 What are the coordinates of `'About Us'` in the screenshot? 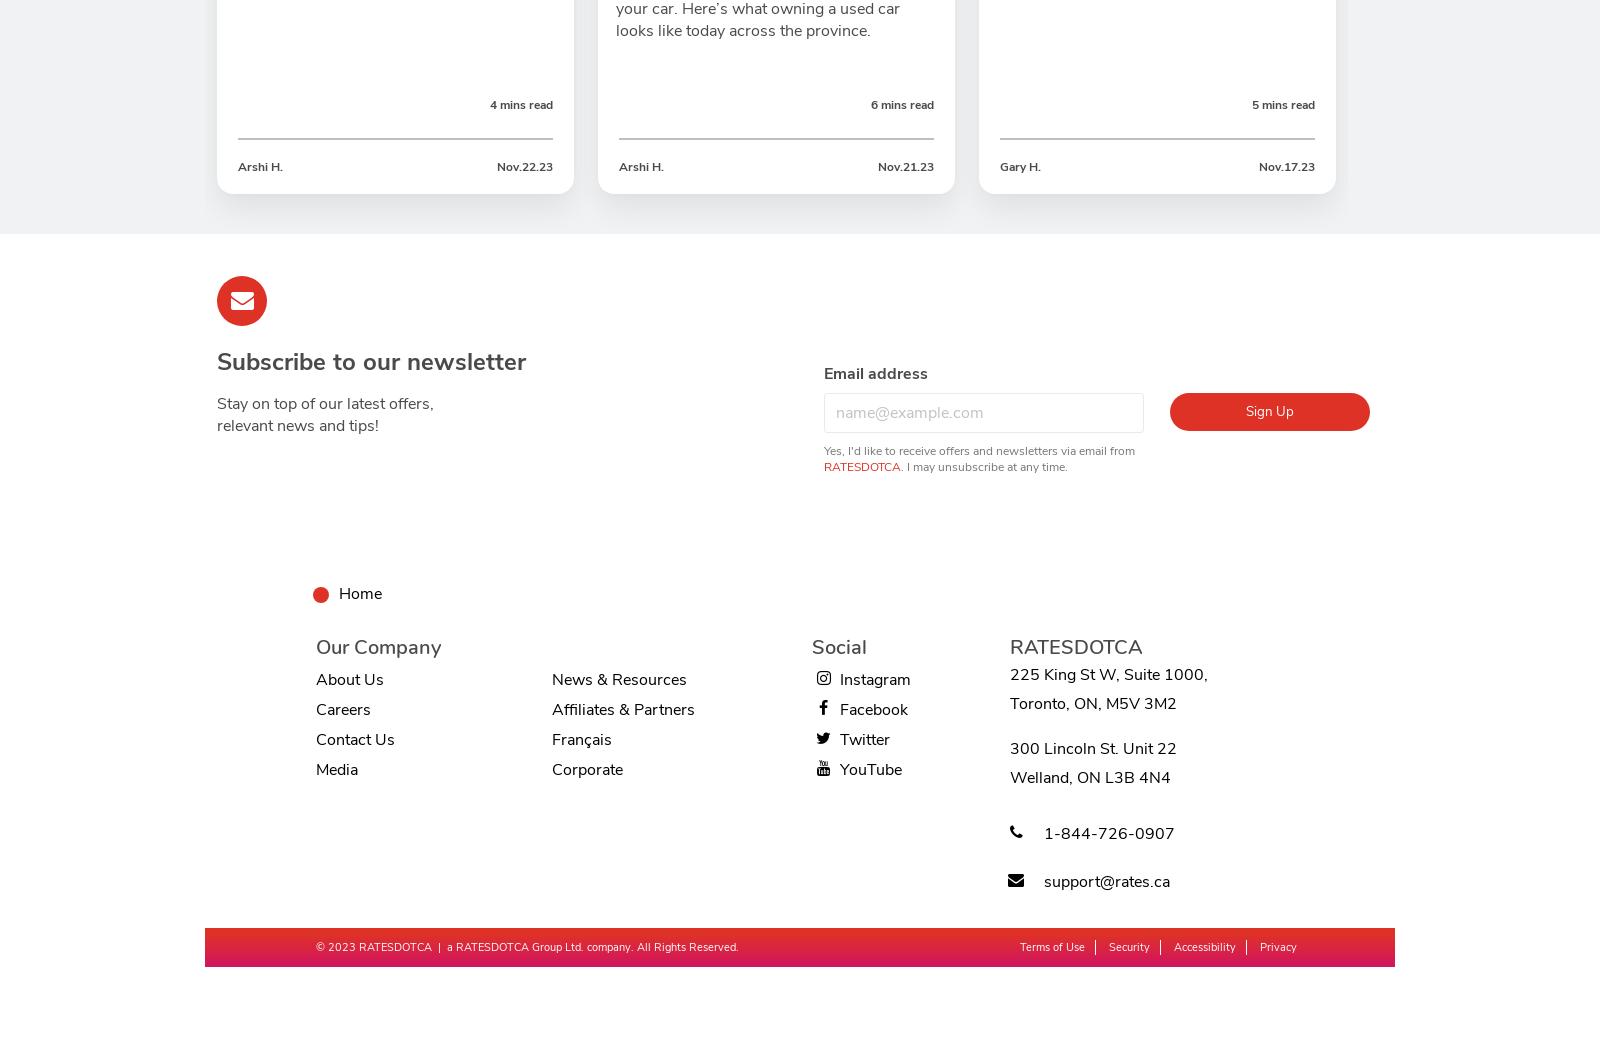 It's located at (316, 679).